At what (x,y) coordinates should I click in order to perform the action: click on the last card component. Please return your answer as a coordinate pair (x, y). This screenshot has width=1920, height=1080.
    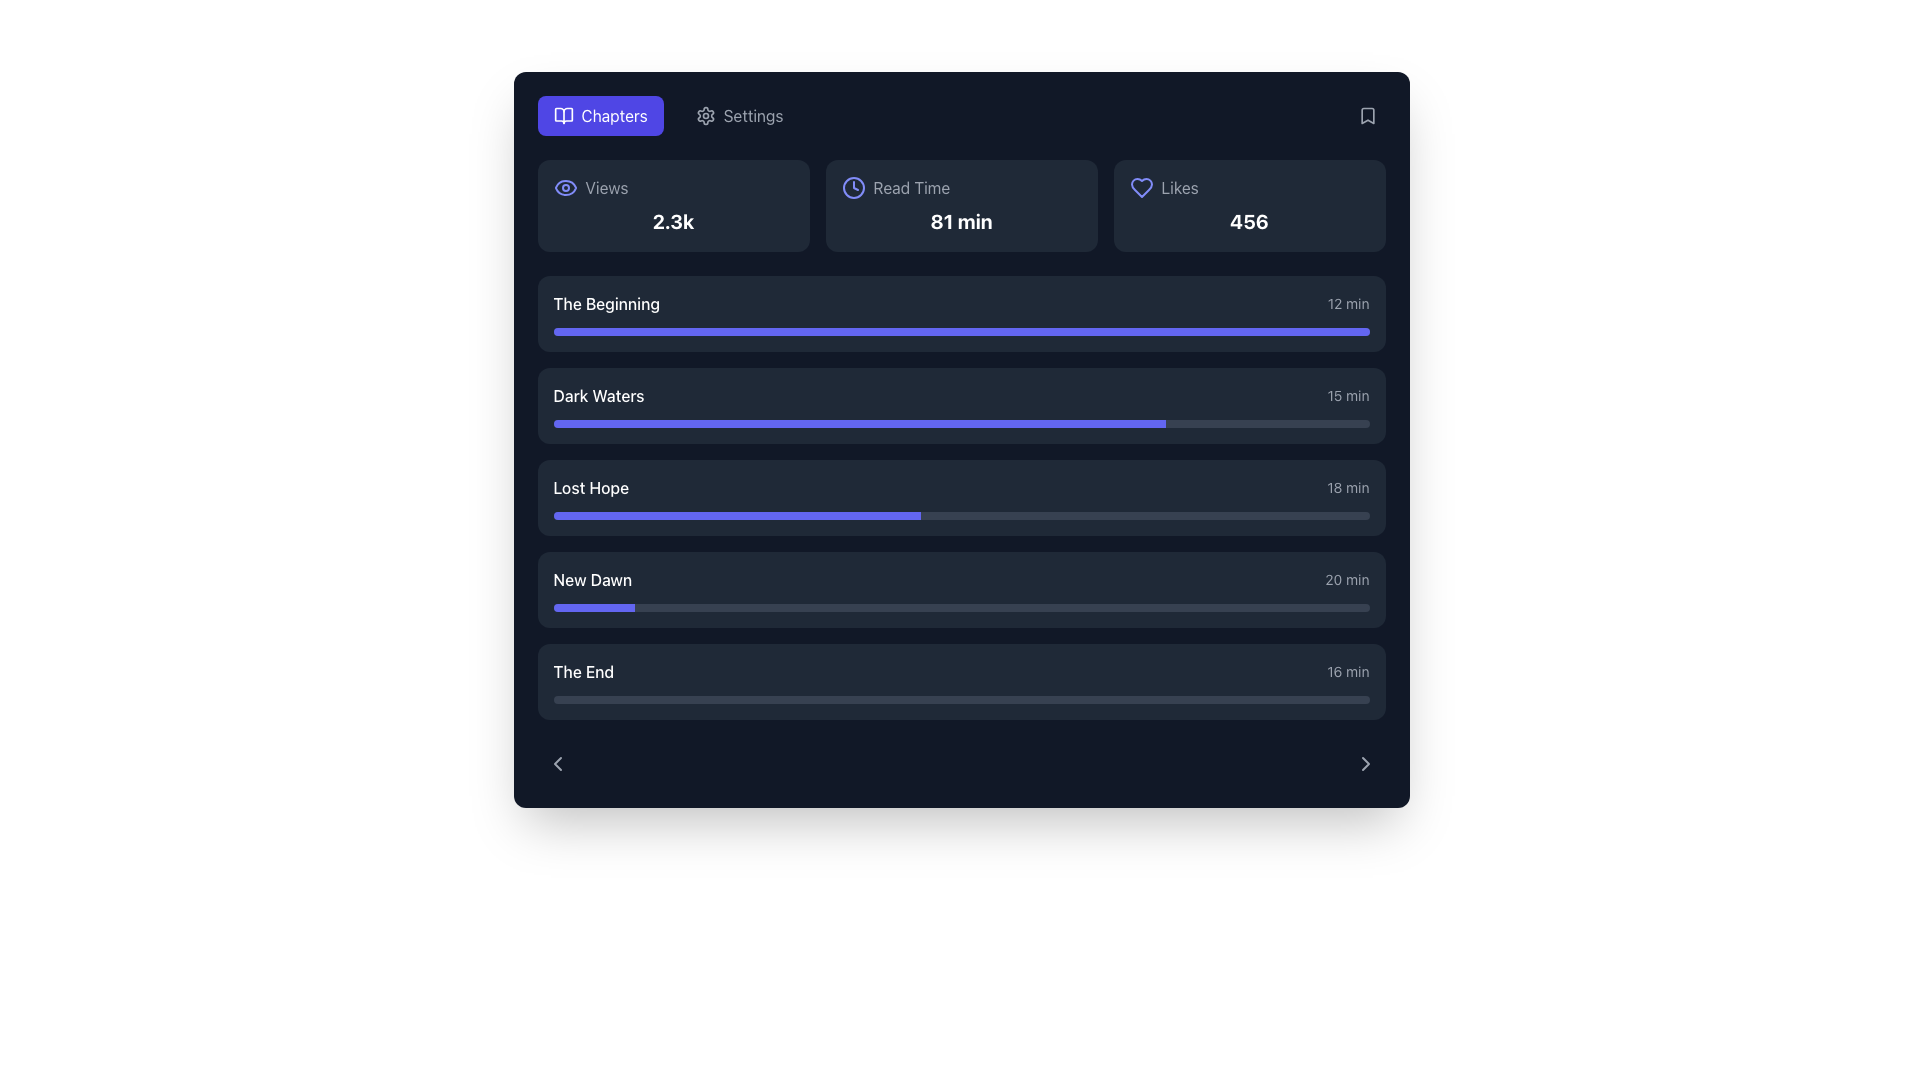
    Looking at the image, I should click on (961, 681).